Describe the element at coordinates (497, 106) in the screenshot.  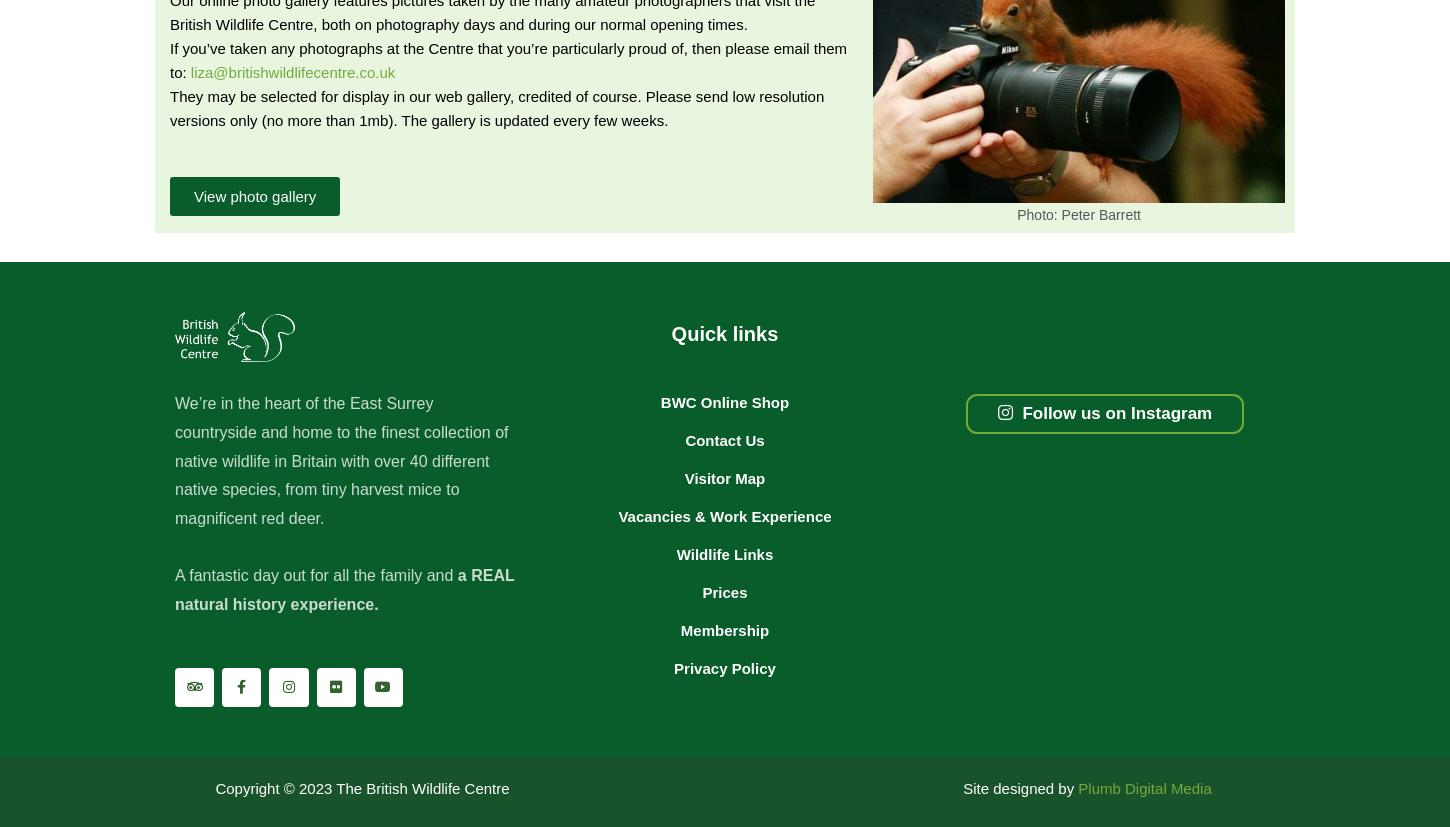
I see `'They may be selected for display in our web gallery, credited of course. Please send low resolution versions only (no more than 1mb). The gallery is updated every few weeks.'` at that location.